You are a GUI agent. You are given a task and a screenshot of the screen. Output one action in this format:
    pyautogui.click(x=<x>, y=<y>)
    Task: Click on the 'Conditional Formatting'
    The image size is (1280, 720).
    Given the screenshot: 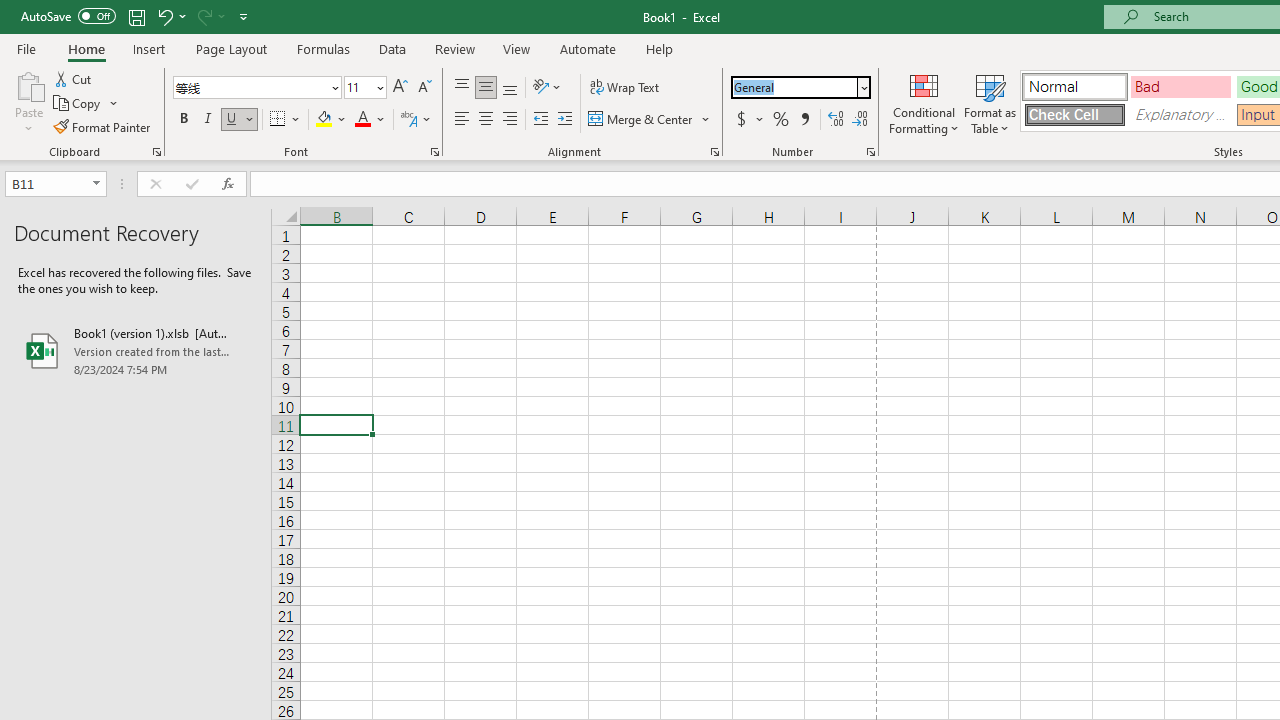 What is the action you would take?
    pyautogui.click(x=923, y=103)
    